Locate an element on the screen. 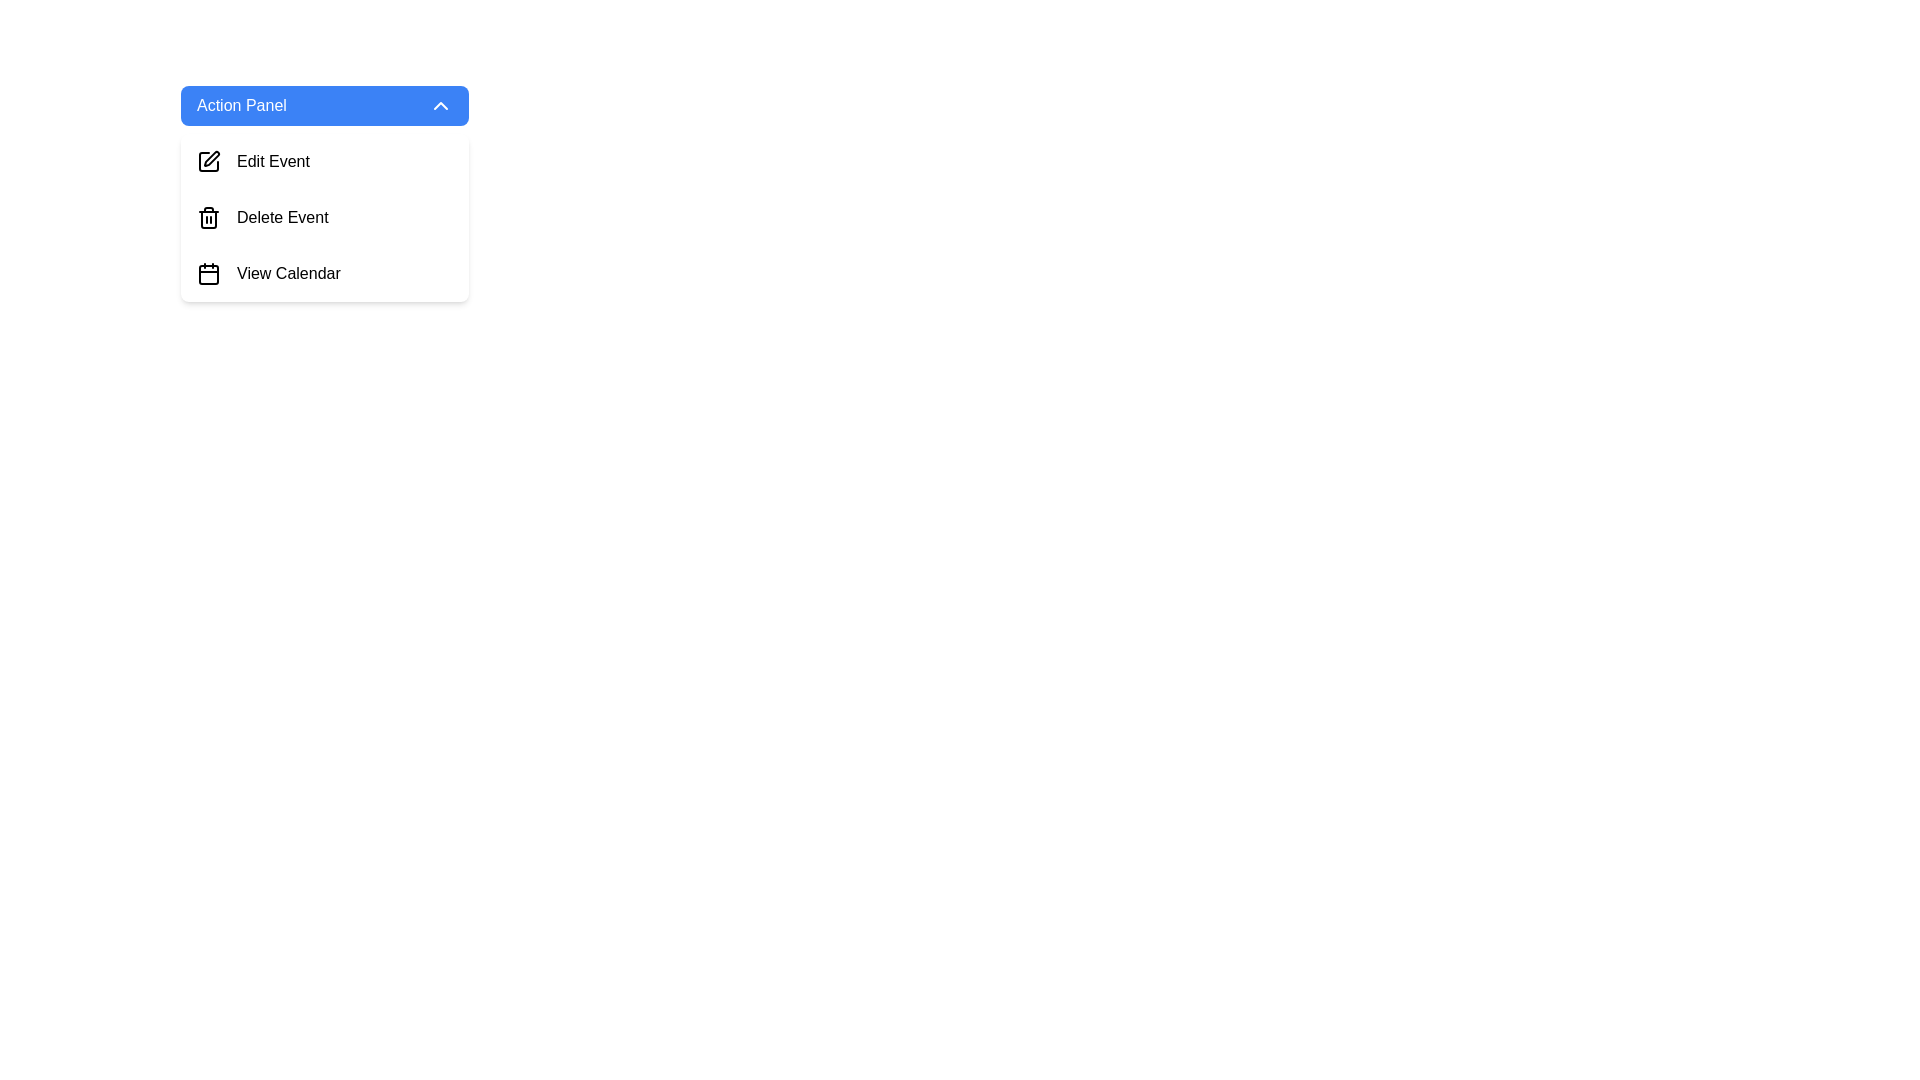 The height and width of the screenshot is (1080, 1920). the 'Edit Event' option in the dropdown menu is located at coordinates (325, 218).